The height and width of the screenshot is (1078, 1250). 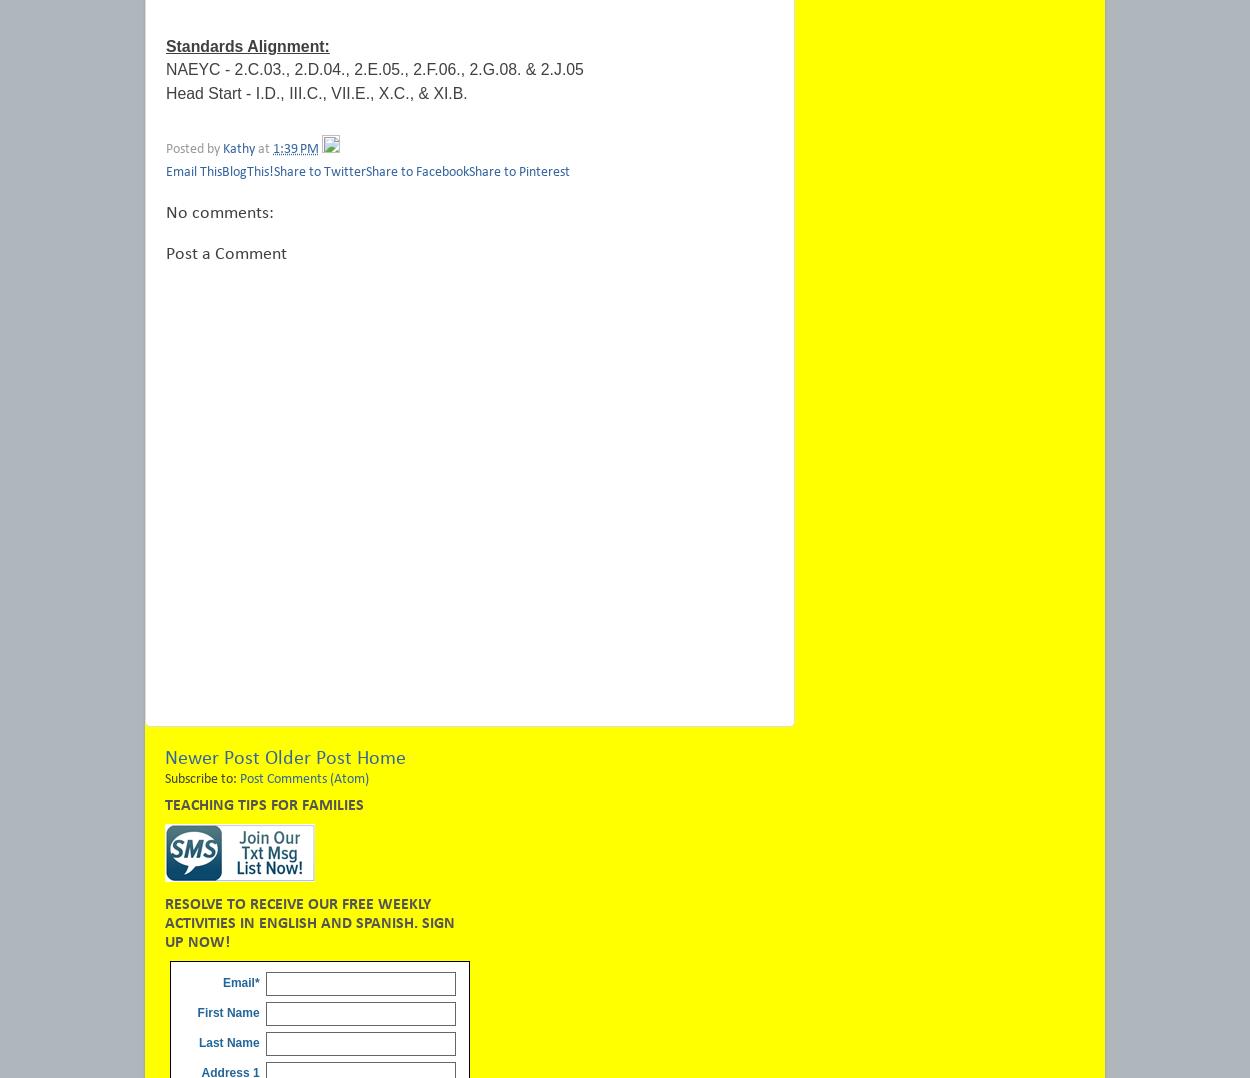 I want to click on 'Teaching Tips for Families', so click(x=264, y=804).